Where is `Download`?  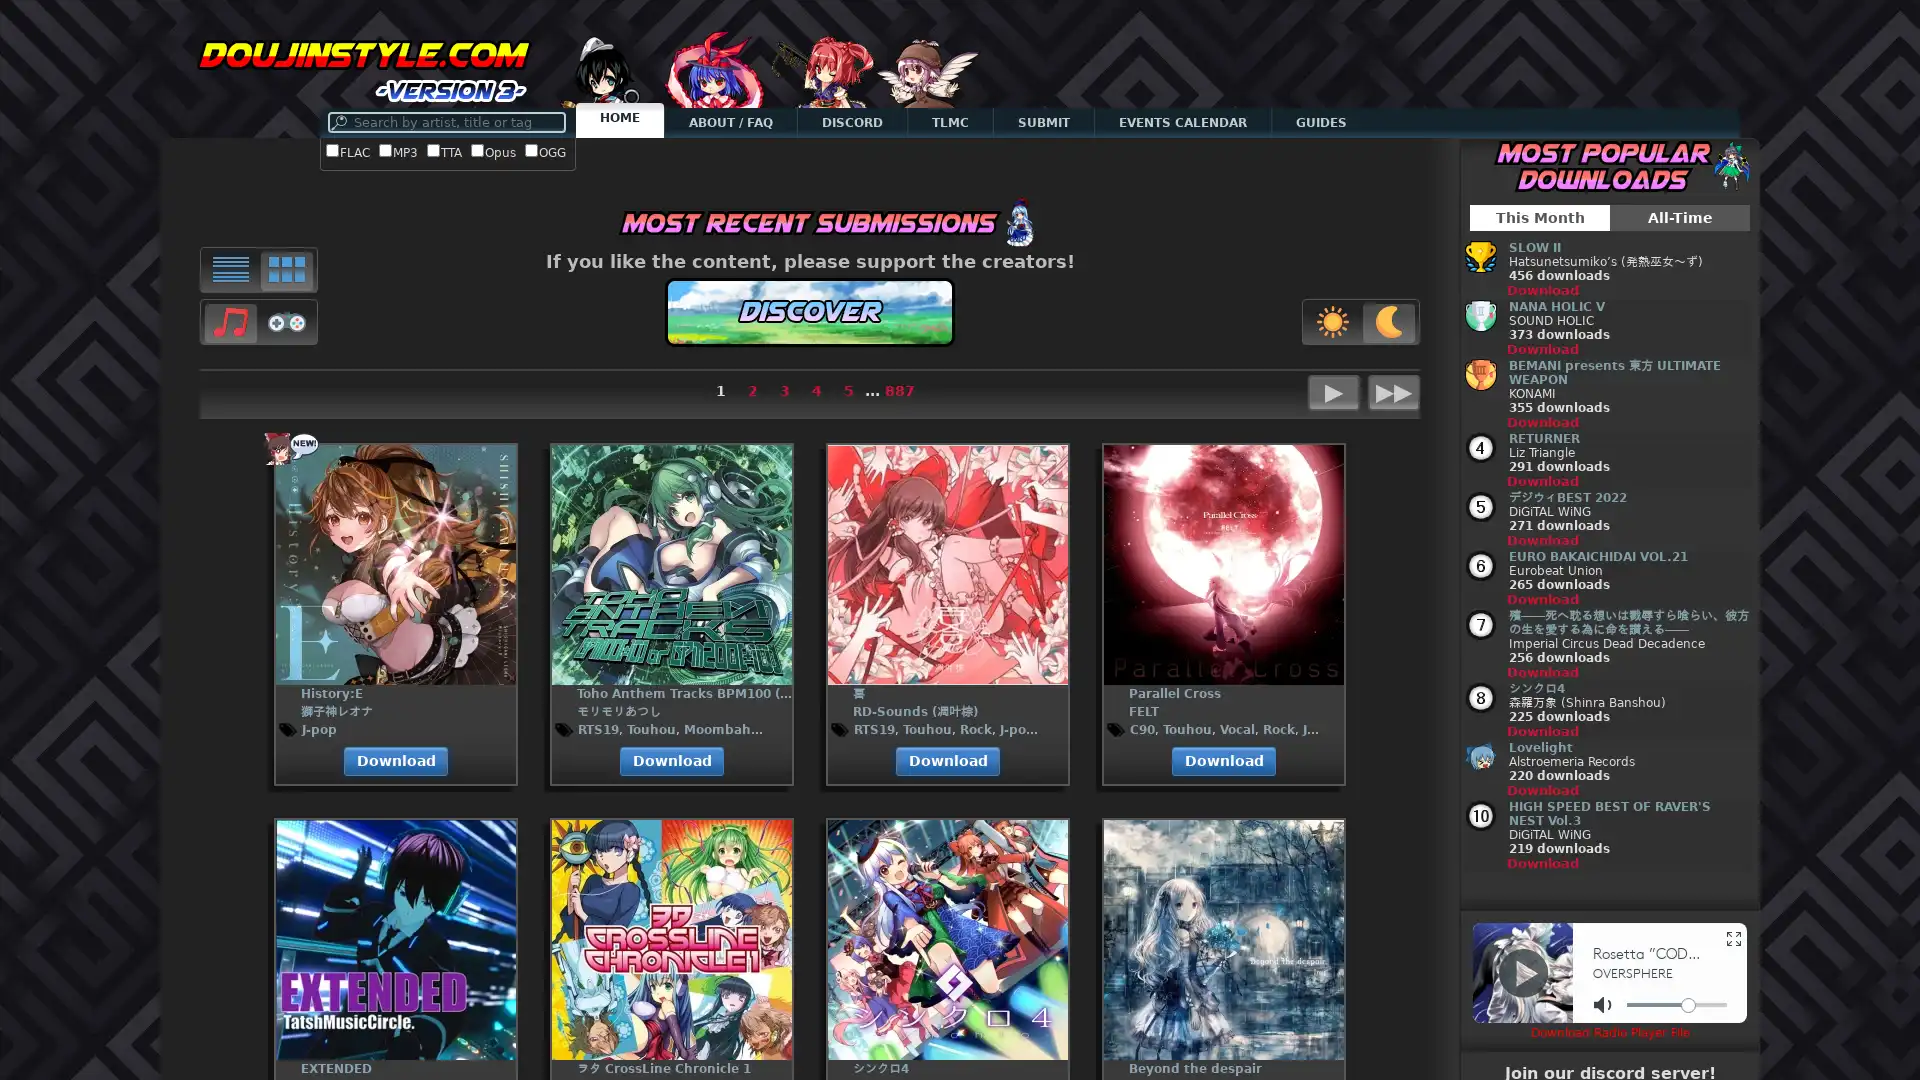 Download is located at coordinates (1541, 421).